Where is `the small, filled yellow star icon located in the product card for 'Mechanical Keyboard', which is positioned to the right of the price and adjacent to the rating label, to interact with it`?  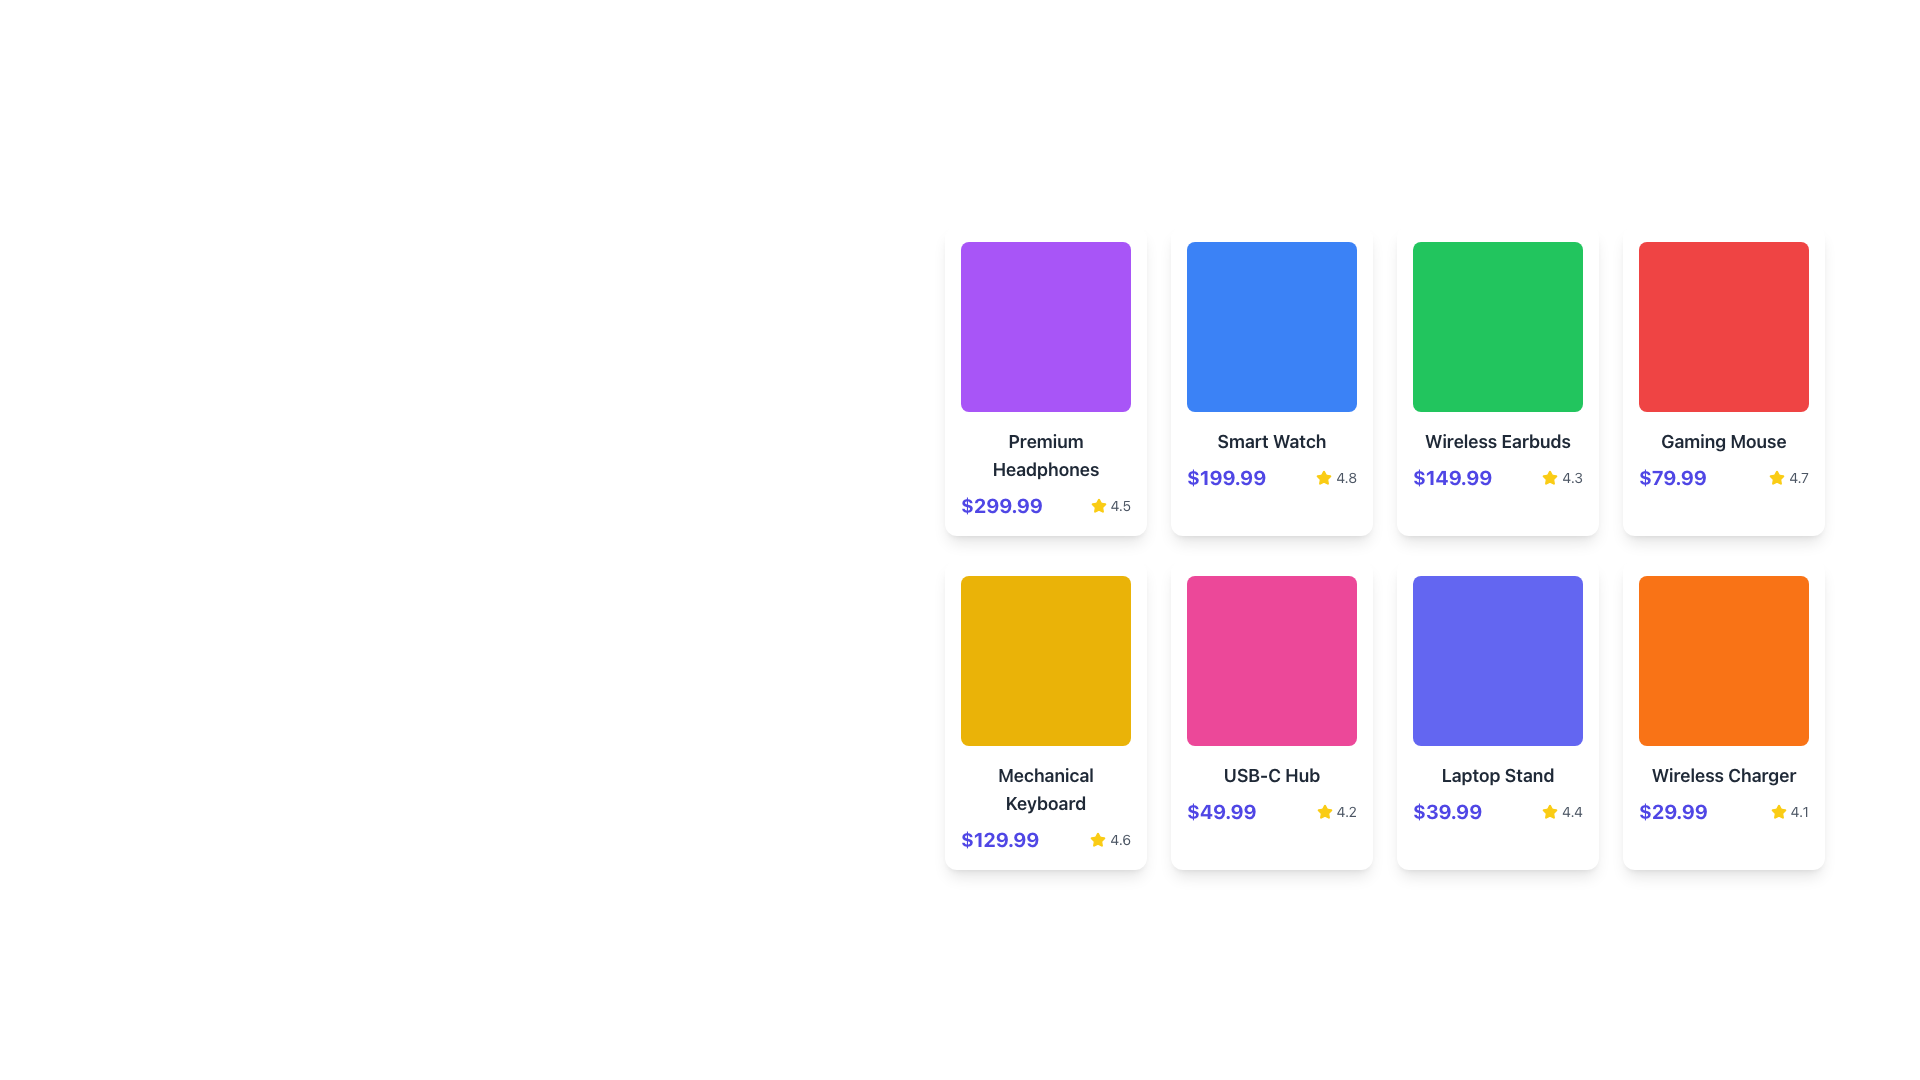
the small, filled yellow star icon located in the product card for 'Mechanical Keyboard', which is positioned to the right of the price and adjacent to the rating label, to interact with it is located at coordinates (1097, 839).